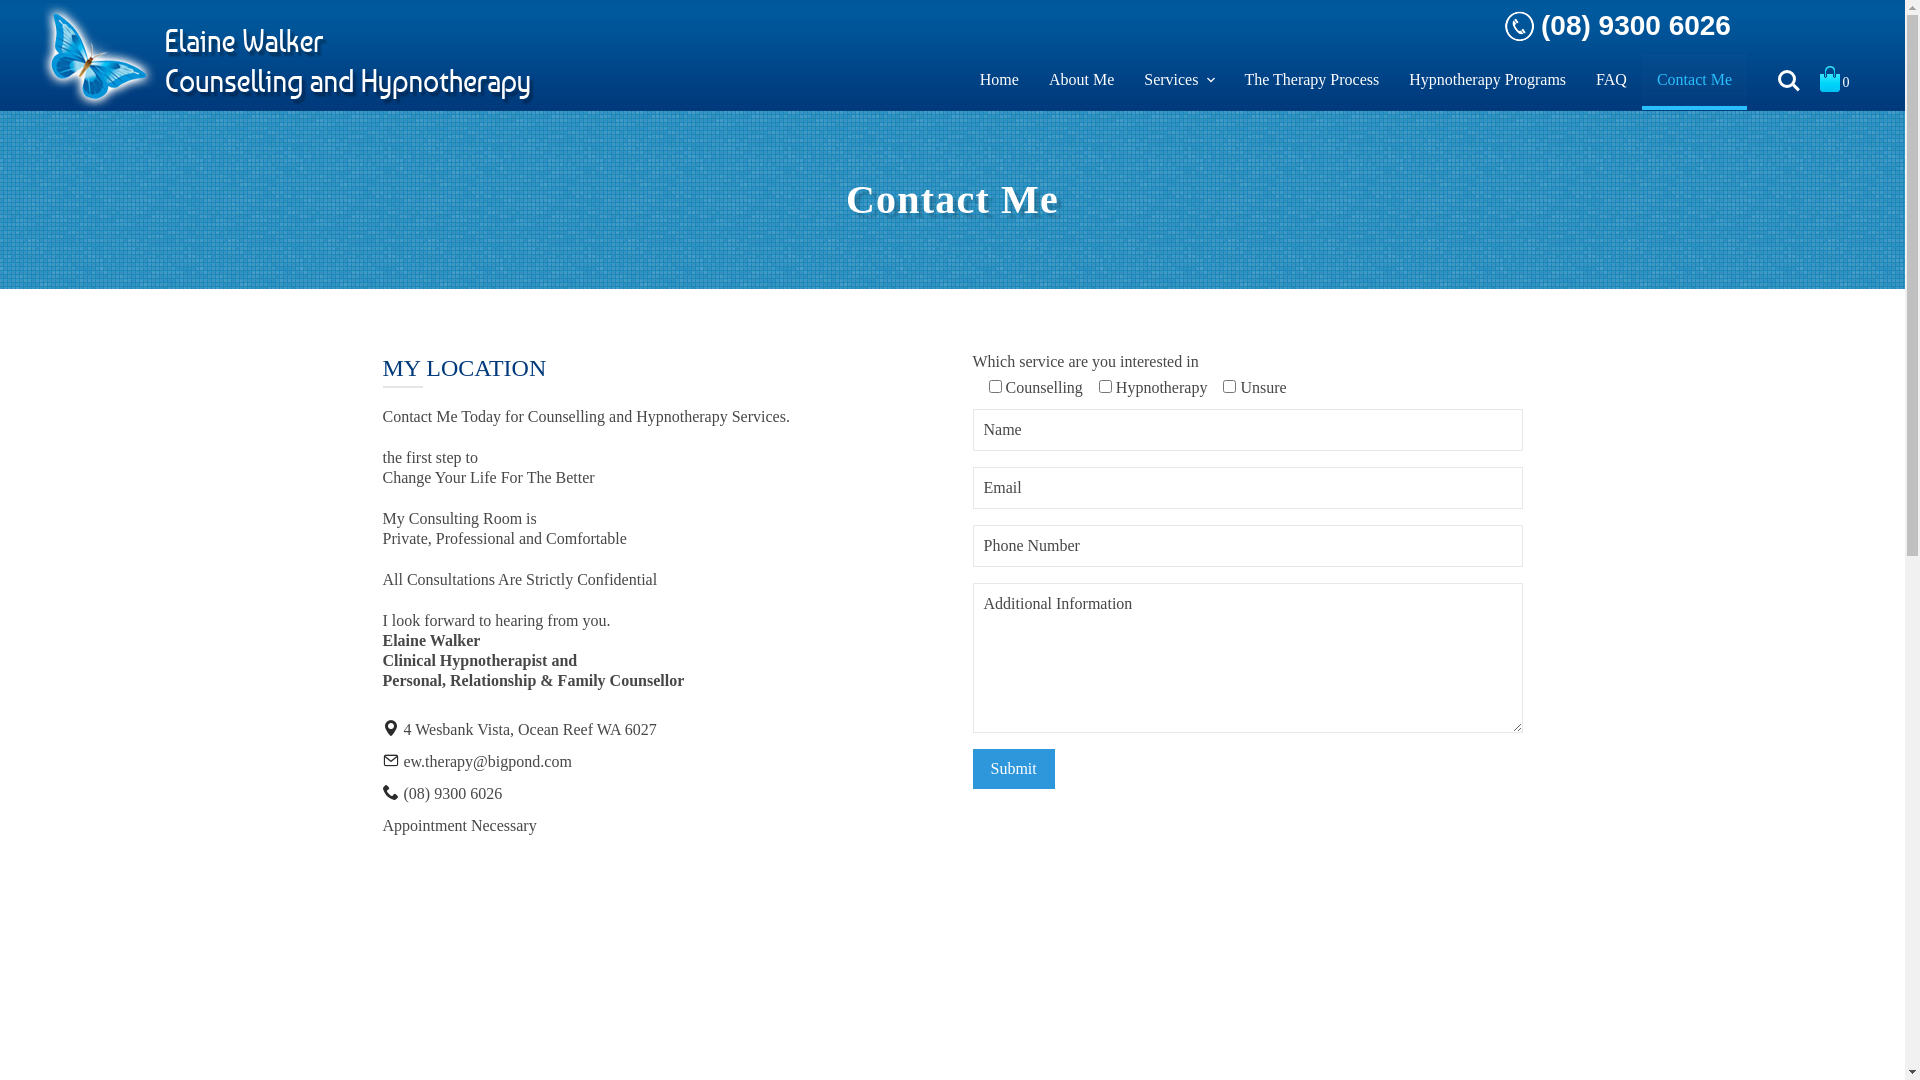 The width and height of the screenshot is (1920, 1080). Describe the element at coordinates (1789, 80) in the screenshot. I see `'Search'` at that location.